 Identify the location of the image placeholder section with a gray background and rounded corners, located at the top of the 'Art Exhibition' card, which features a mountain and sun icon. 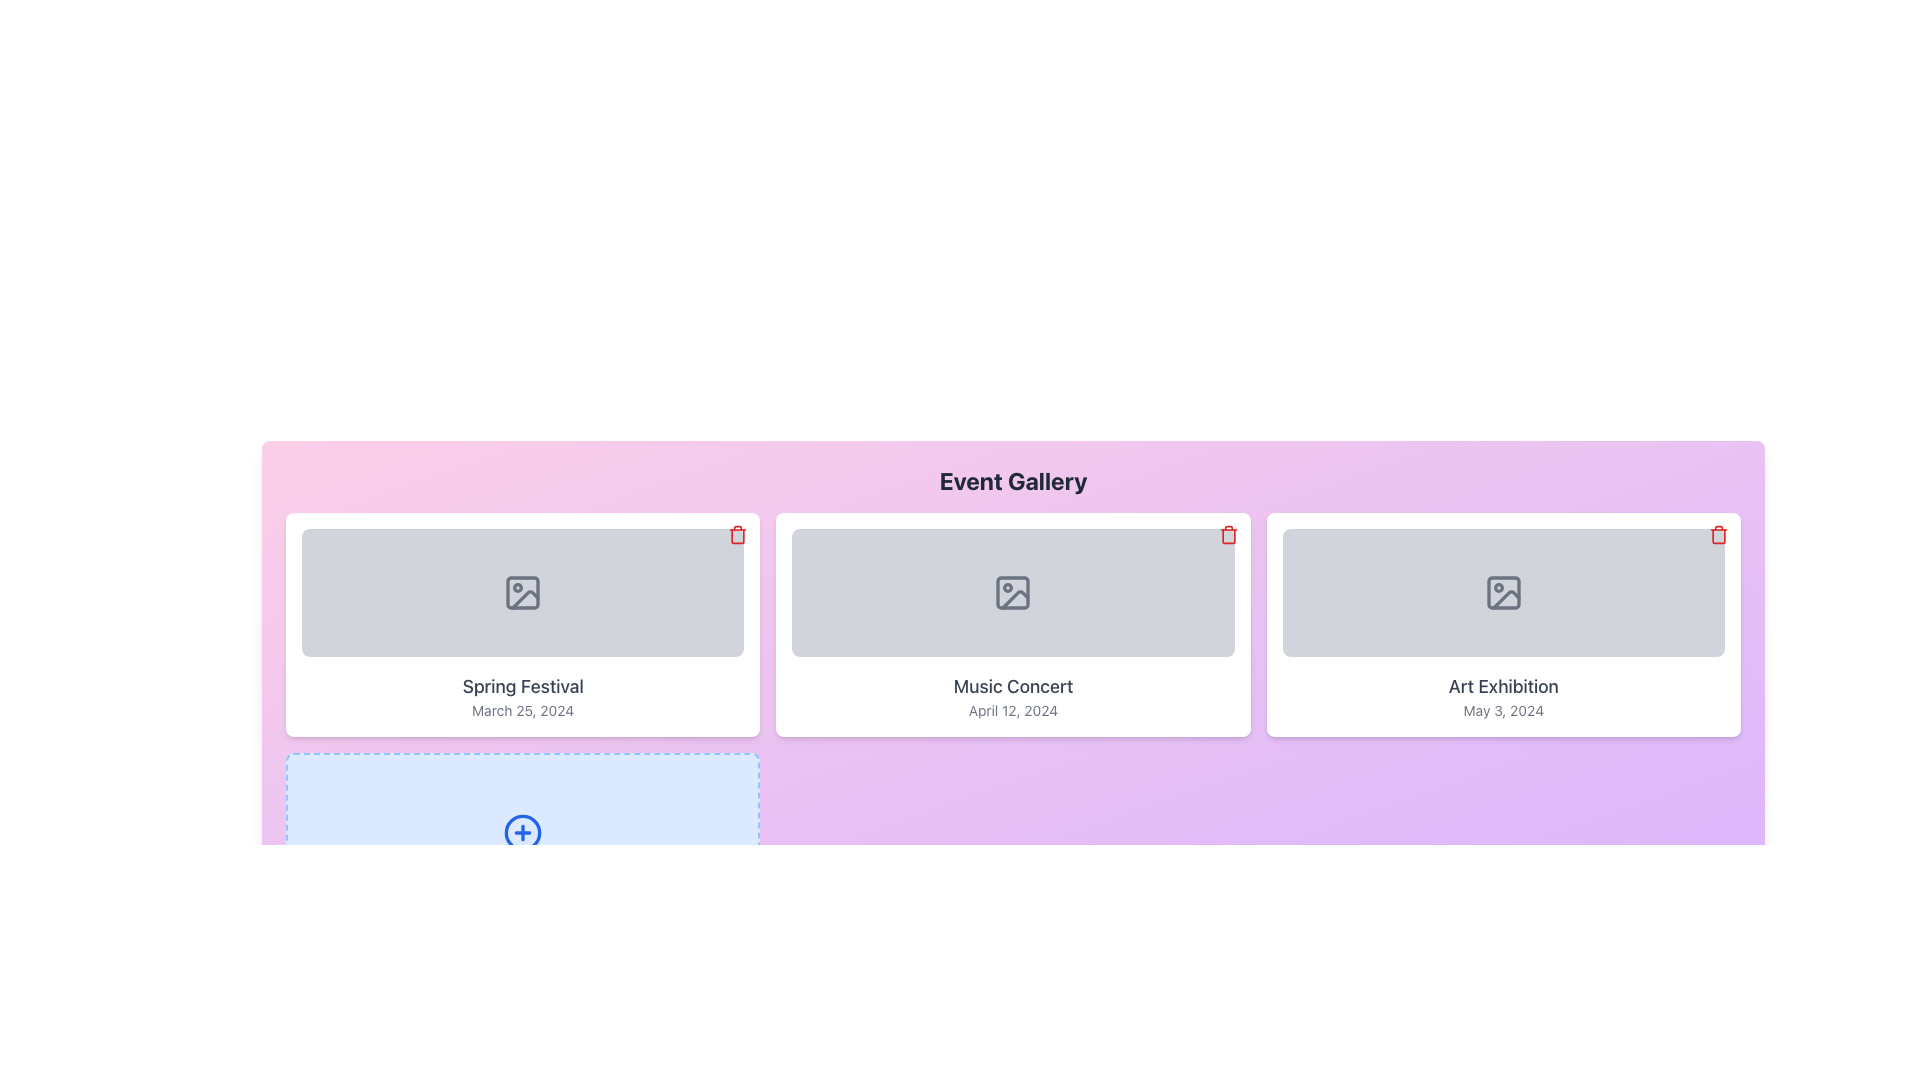
(1503, 592).